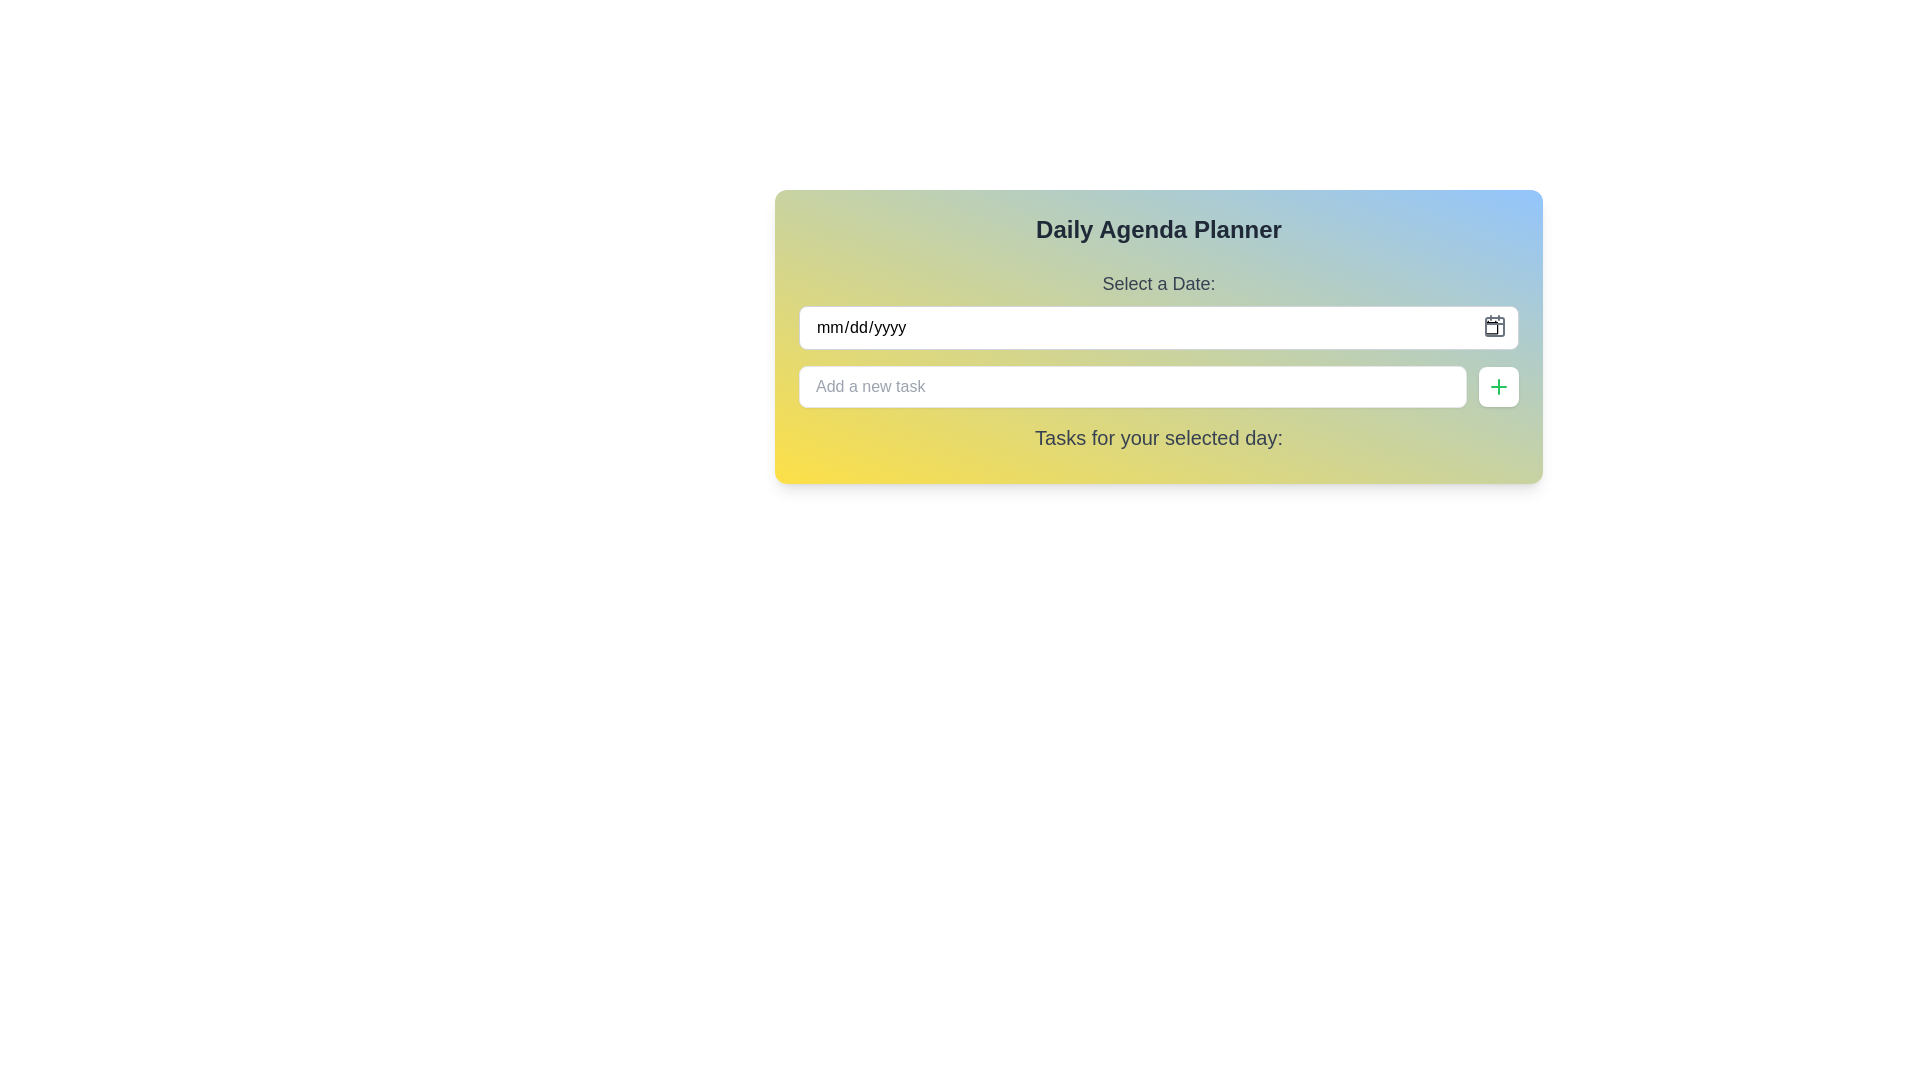 Image resolution: width=1920 pixels, height=1080 pixels. I want to click on the Date Picker Field text input located beneath the 'Daily Agenda Planner' title, so click(1158, 309).